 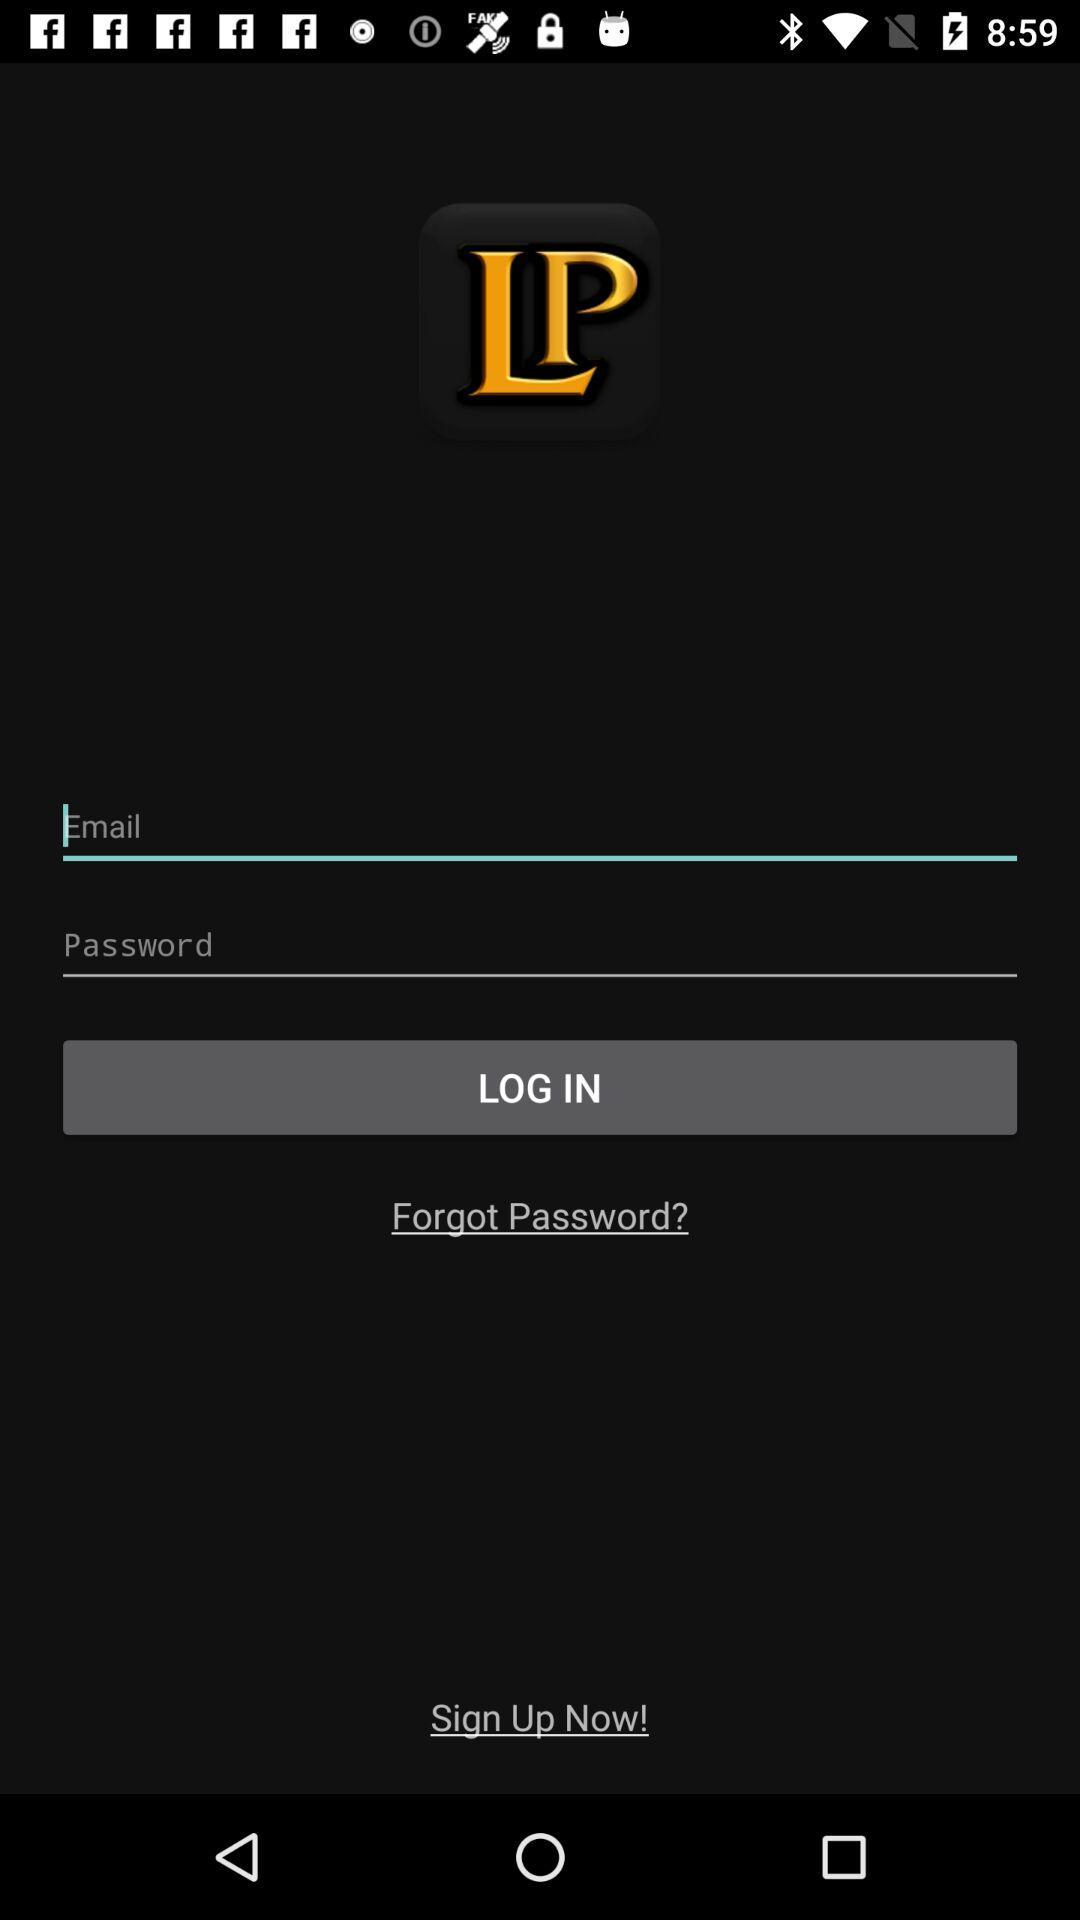 I want to click on type email, so click(x=540, y=826).